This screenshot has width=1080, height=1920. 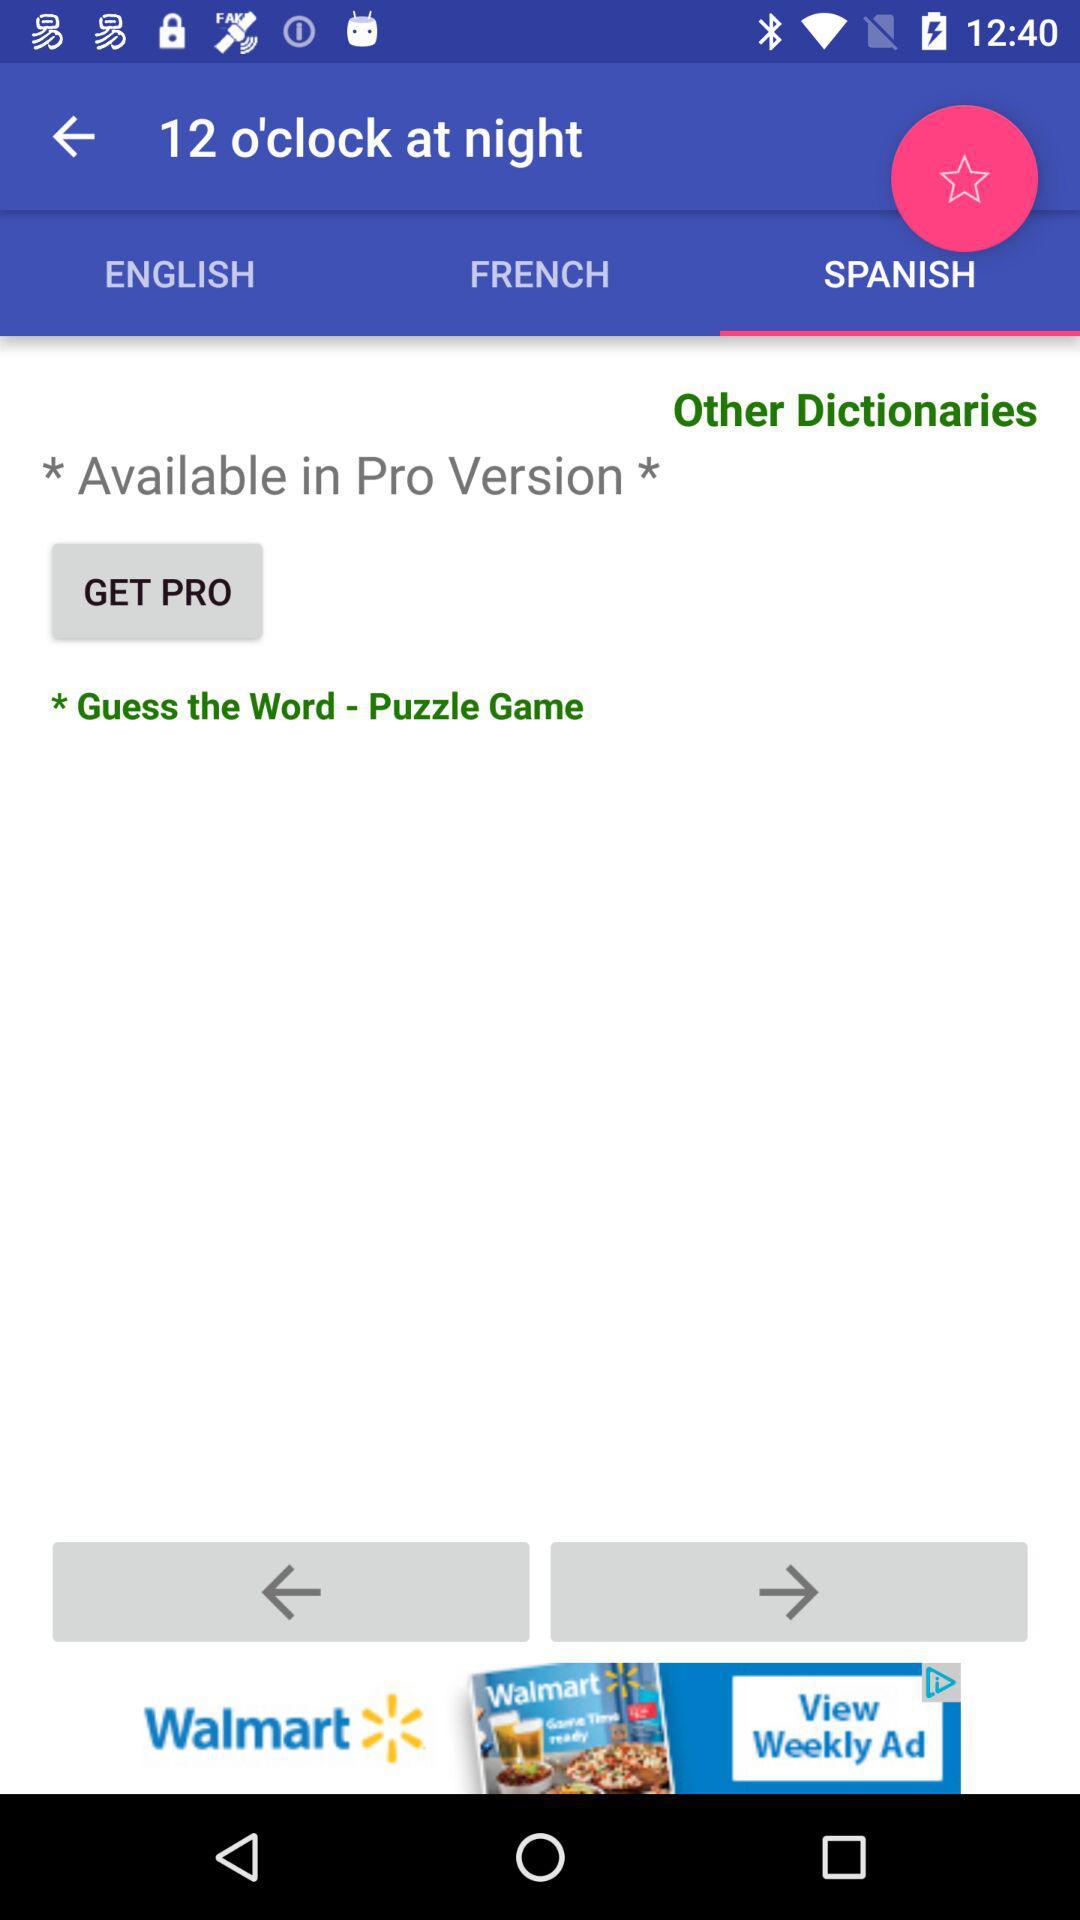 What do you see at coordinates (788, 1590) in the screenshot?
I see `the forword` at bounding box center [788, 1590].